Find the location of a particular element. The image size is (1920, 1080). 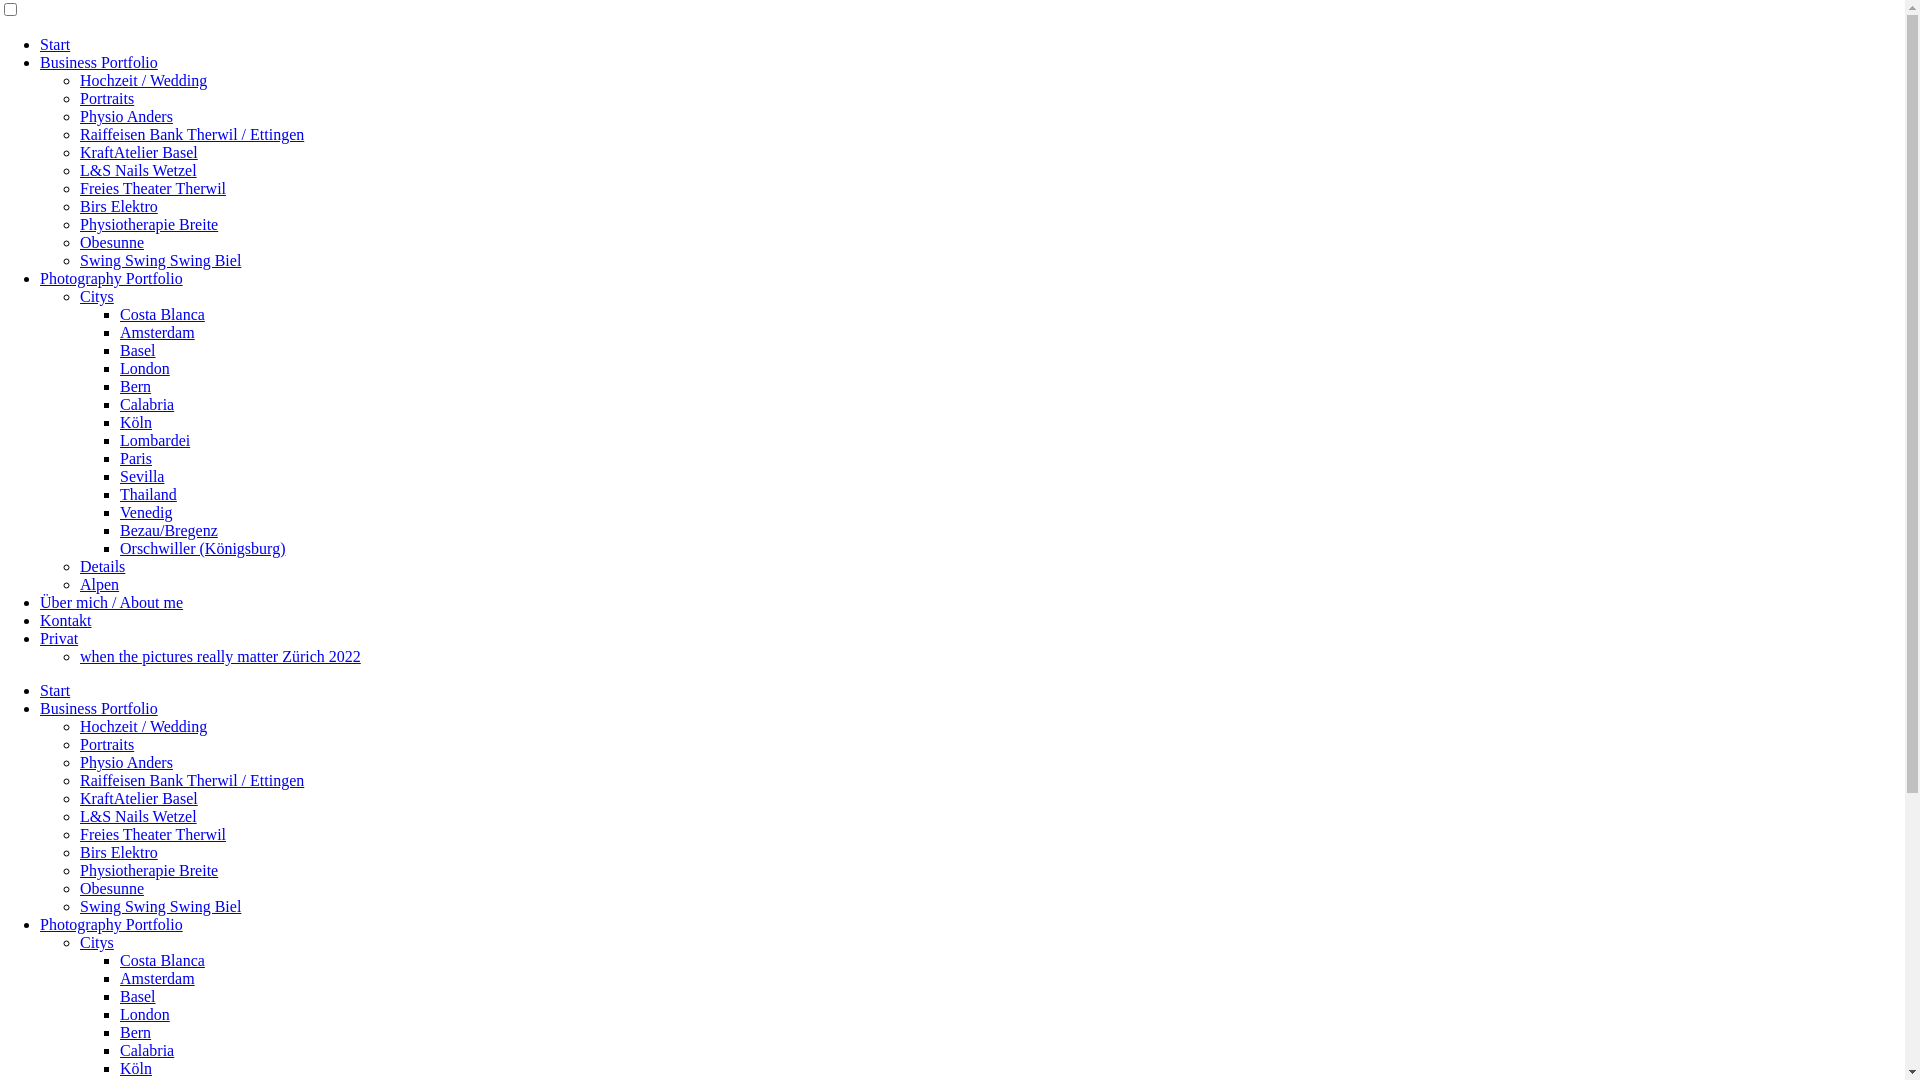

'KraftAtelier Basel' is located at coordinates (138, 797).